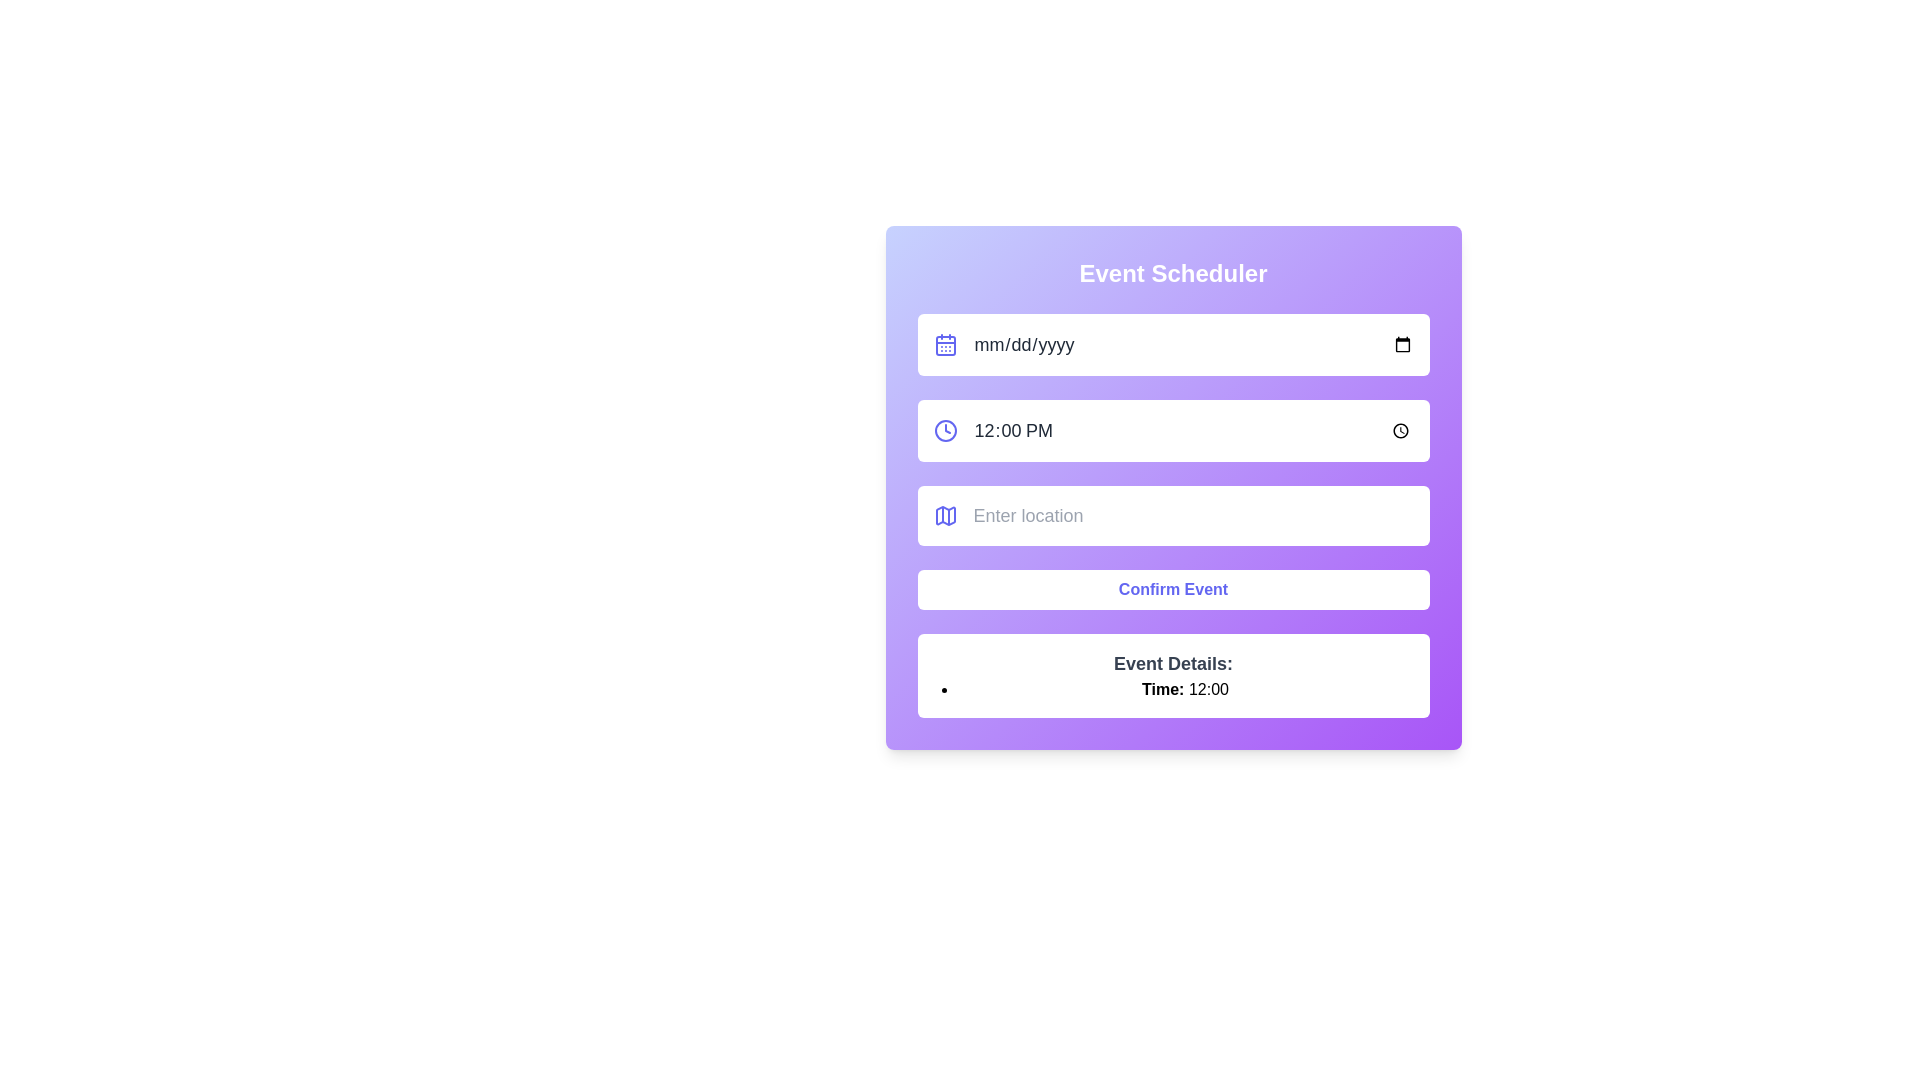  Describe the element at coordinates (1193, 343) in the screenshot. I see `the Date input field located at the top of the Event Scheduler form to focus on the field` at that location.